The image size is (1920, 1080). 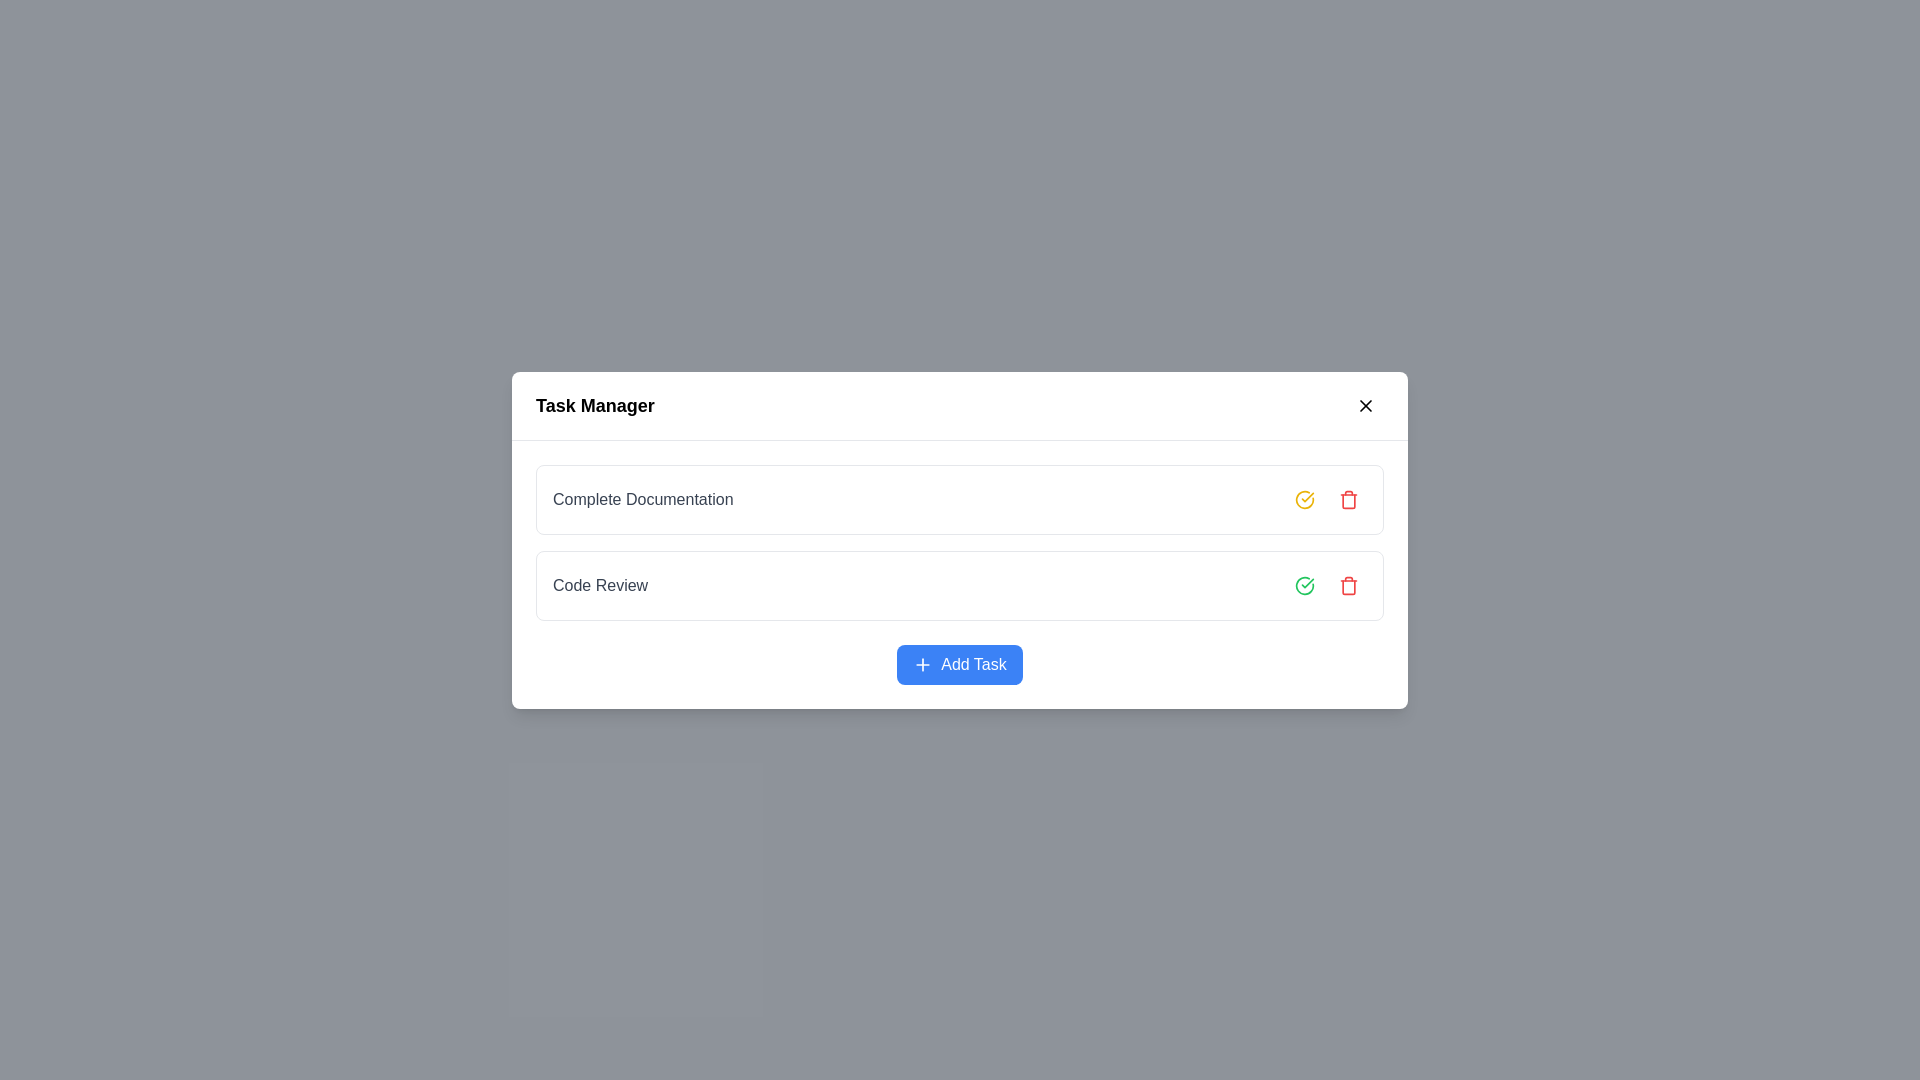 What do you see at coordinates (1365, 405) in the screenshot?
I see `the close icon located in the top-right corner of the Task Manager panel` at bounding box center [1365, 405].